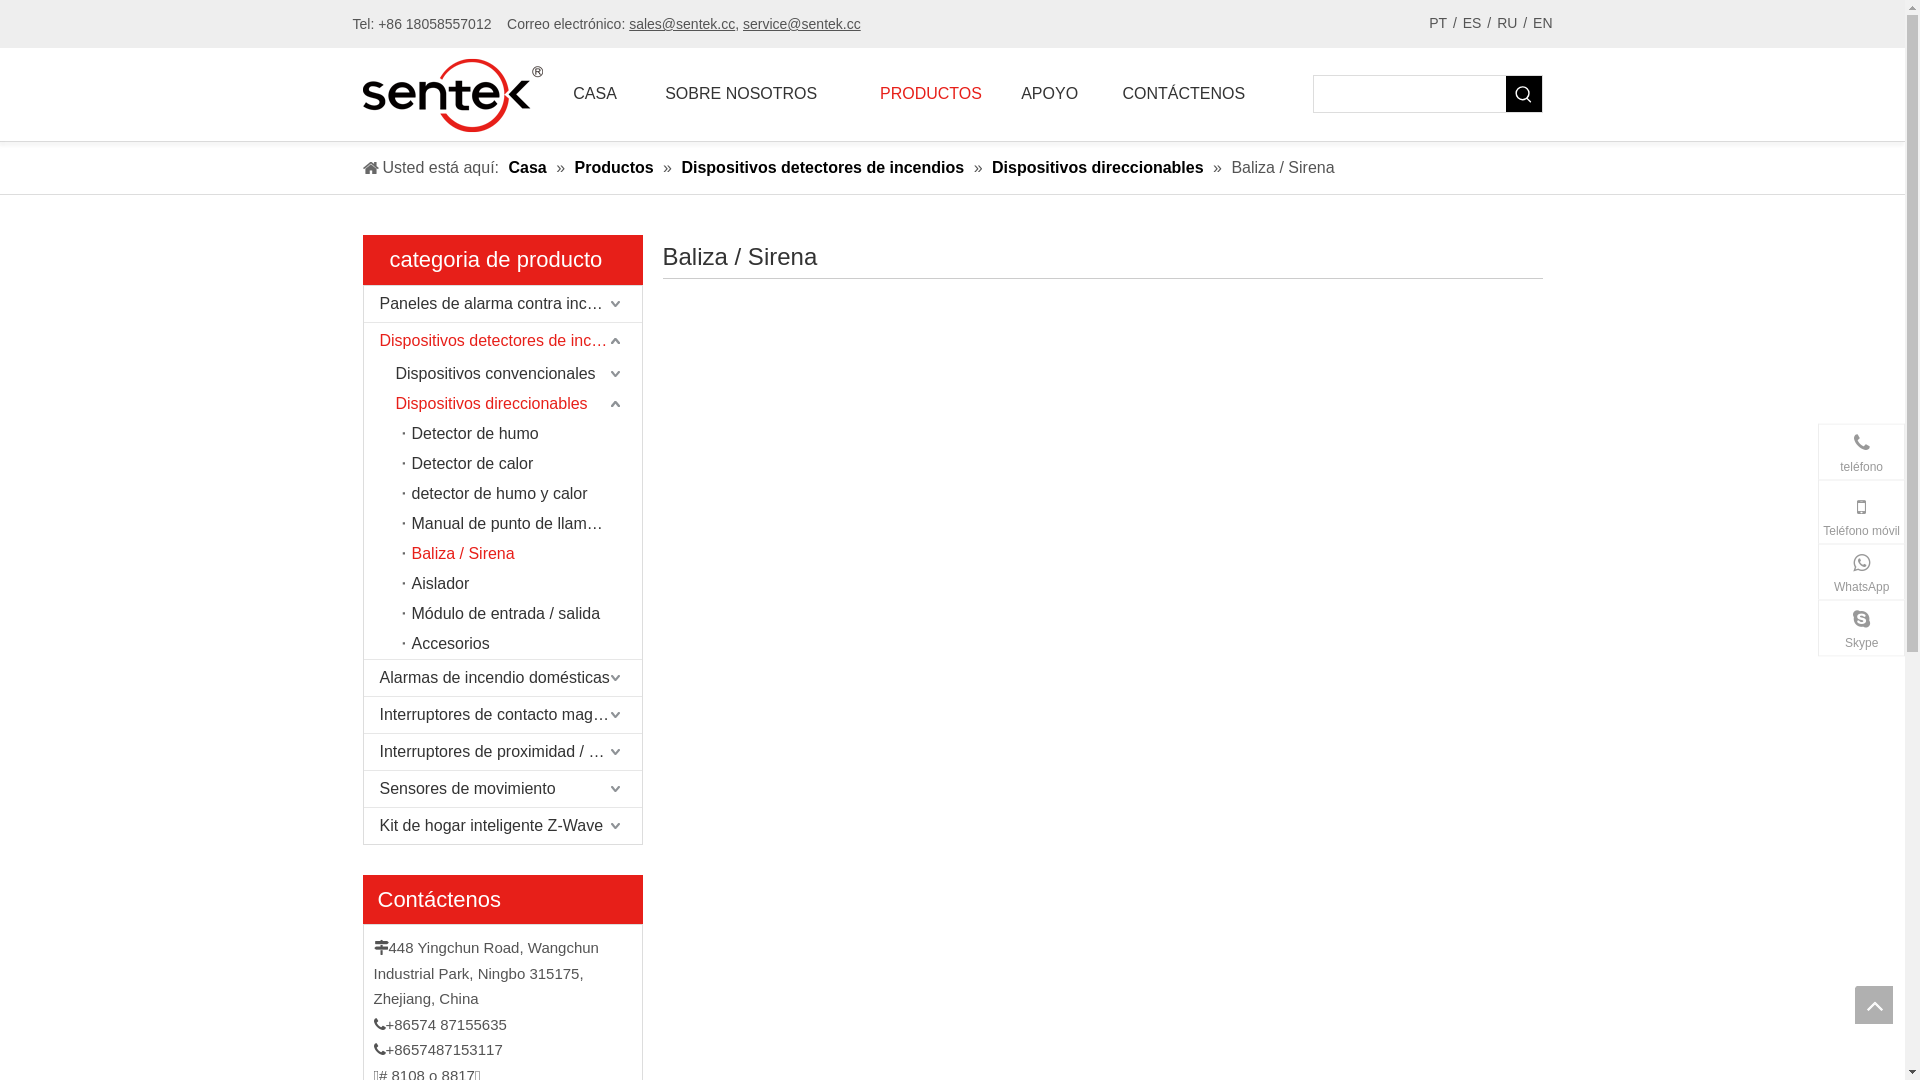 The height and width of the screenshot is (1080, 1920). What do you see at coordinates (529, 166) in the screenshot?
I see `'Casa'` at bounding box center [529, 166].